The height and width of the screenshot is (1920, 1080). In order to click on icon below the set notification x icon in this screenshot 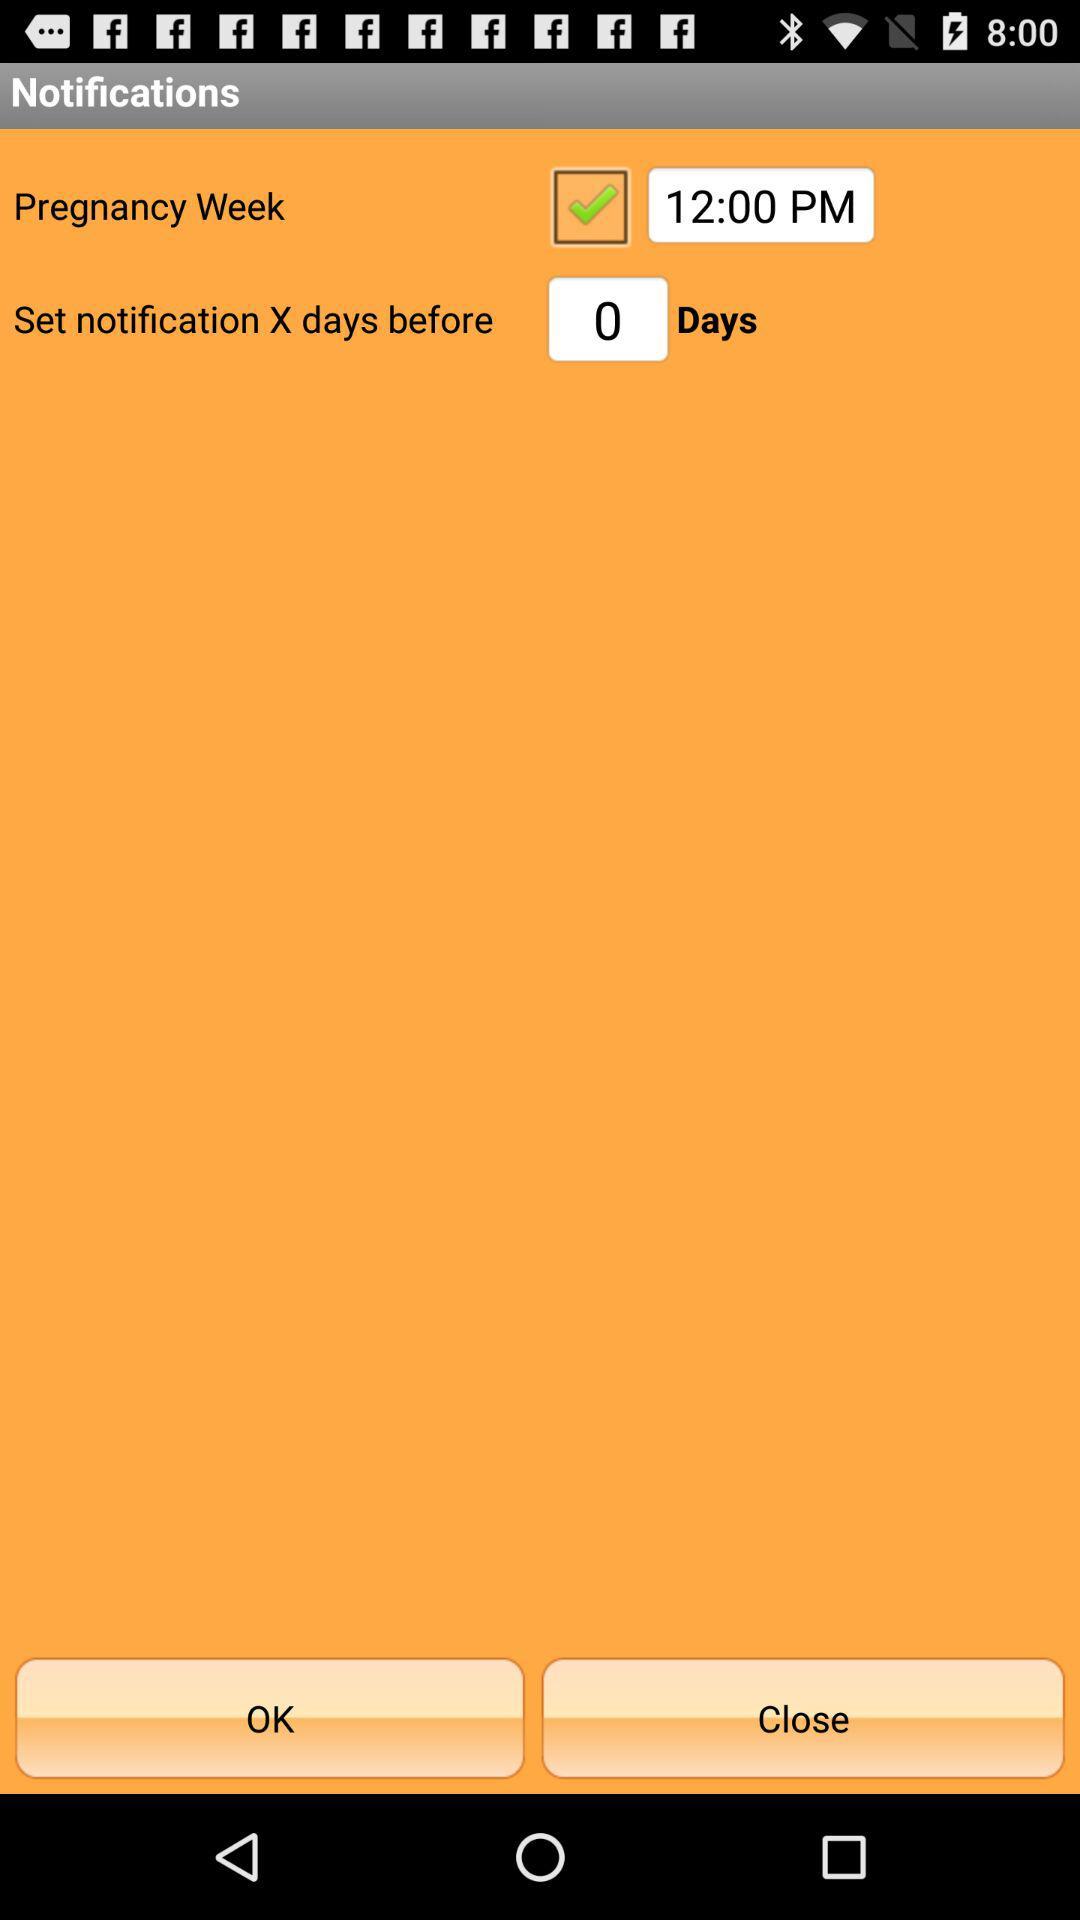, I will do `click(270, 1717)`.